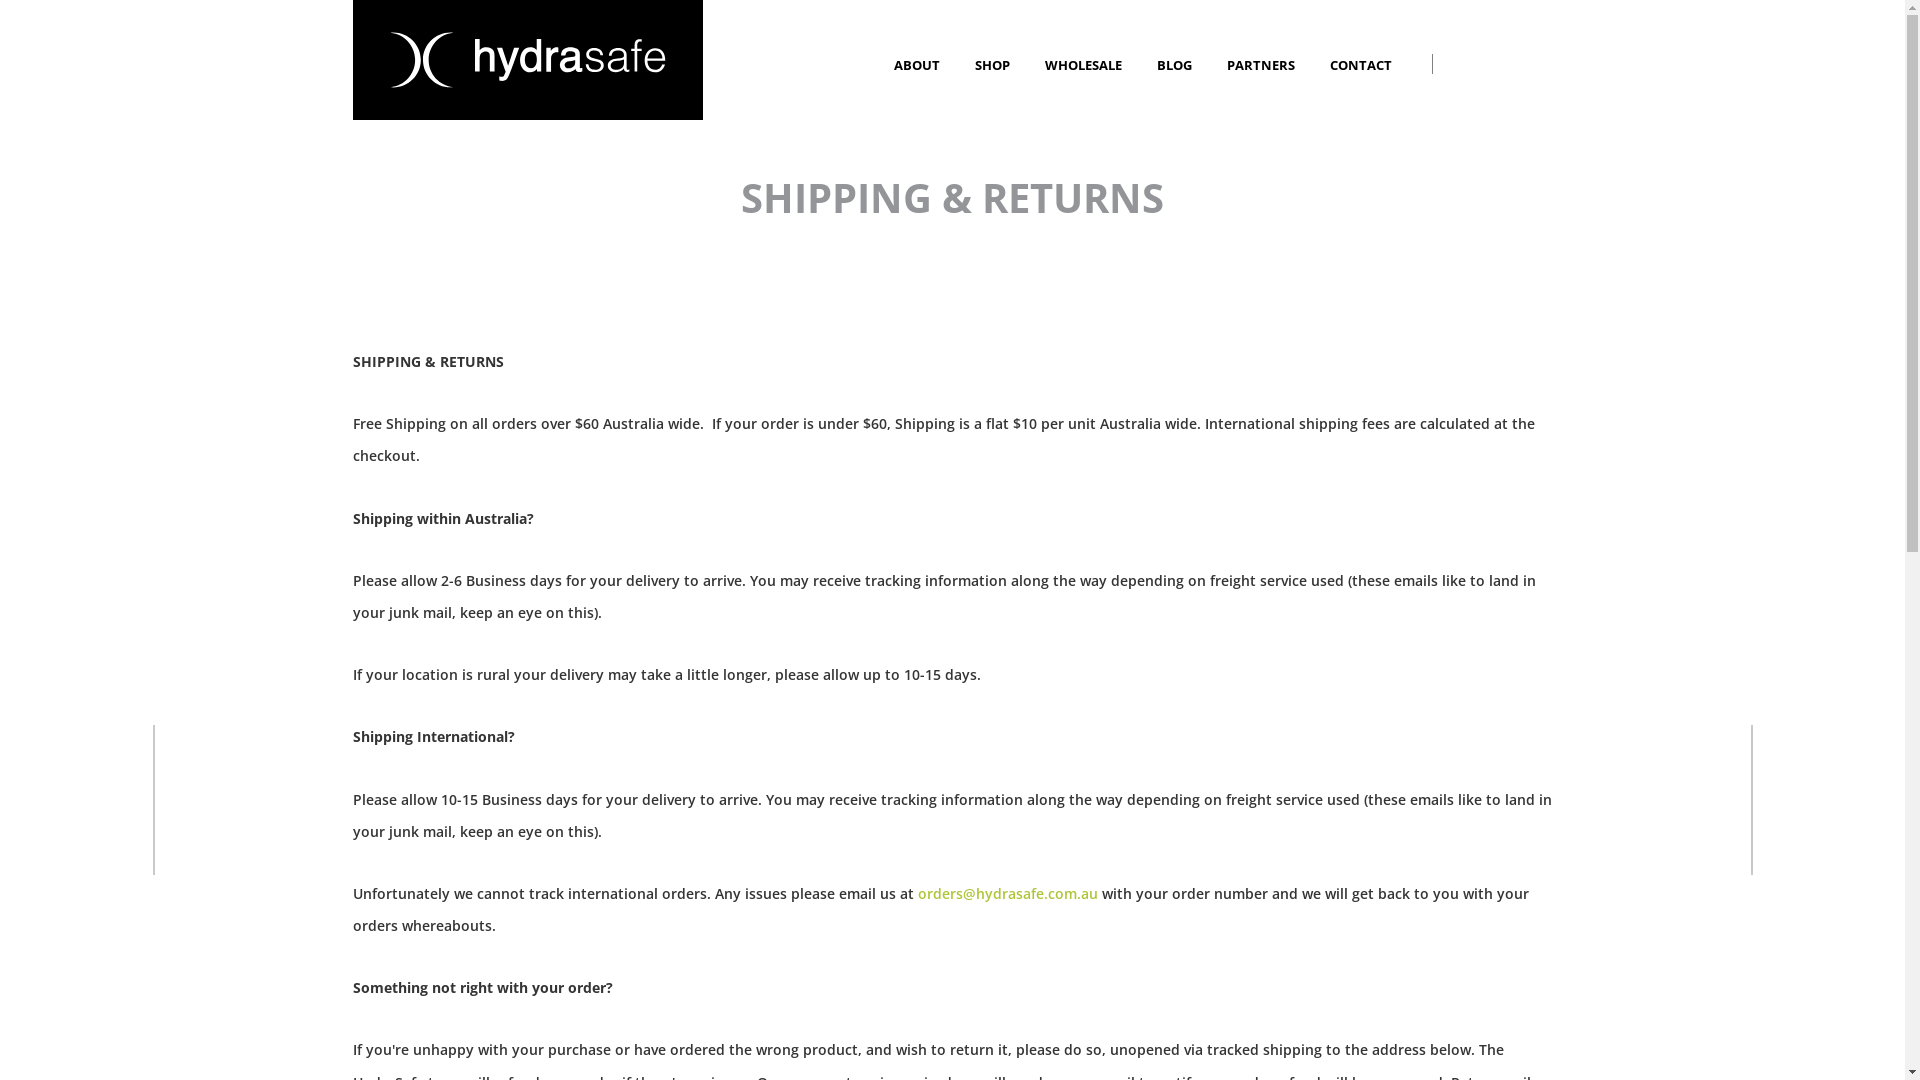 This screenshot has width=1920, height=1080. I want to click on 'SHOP', so click(993, 64).